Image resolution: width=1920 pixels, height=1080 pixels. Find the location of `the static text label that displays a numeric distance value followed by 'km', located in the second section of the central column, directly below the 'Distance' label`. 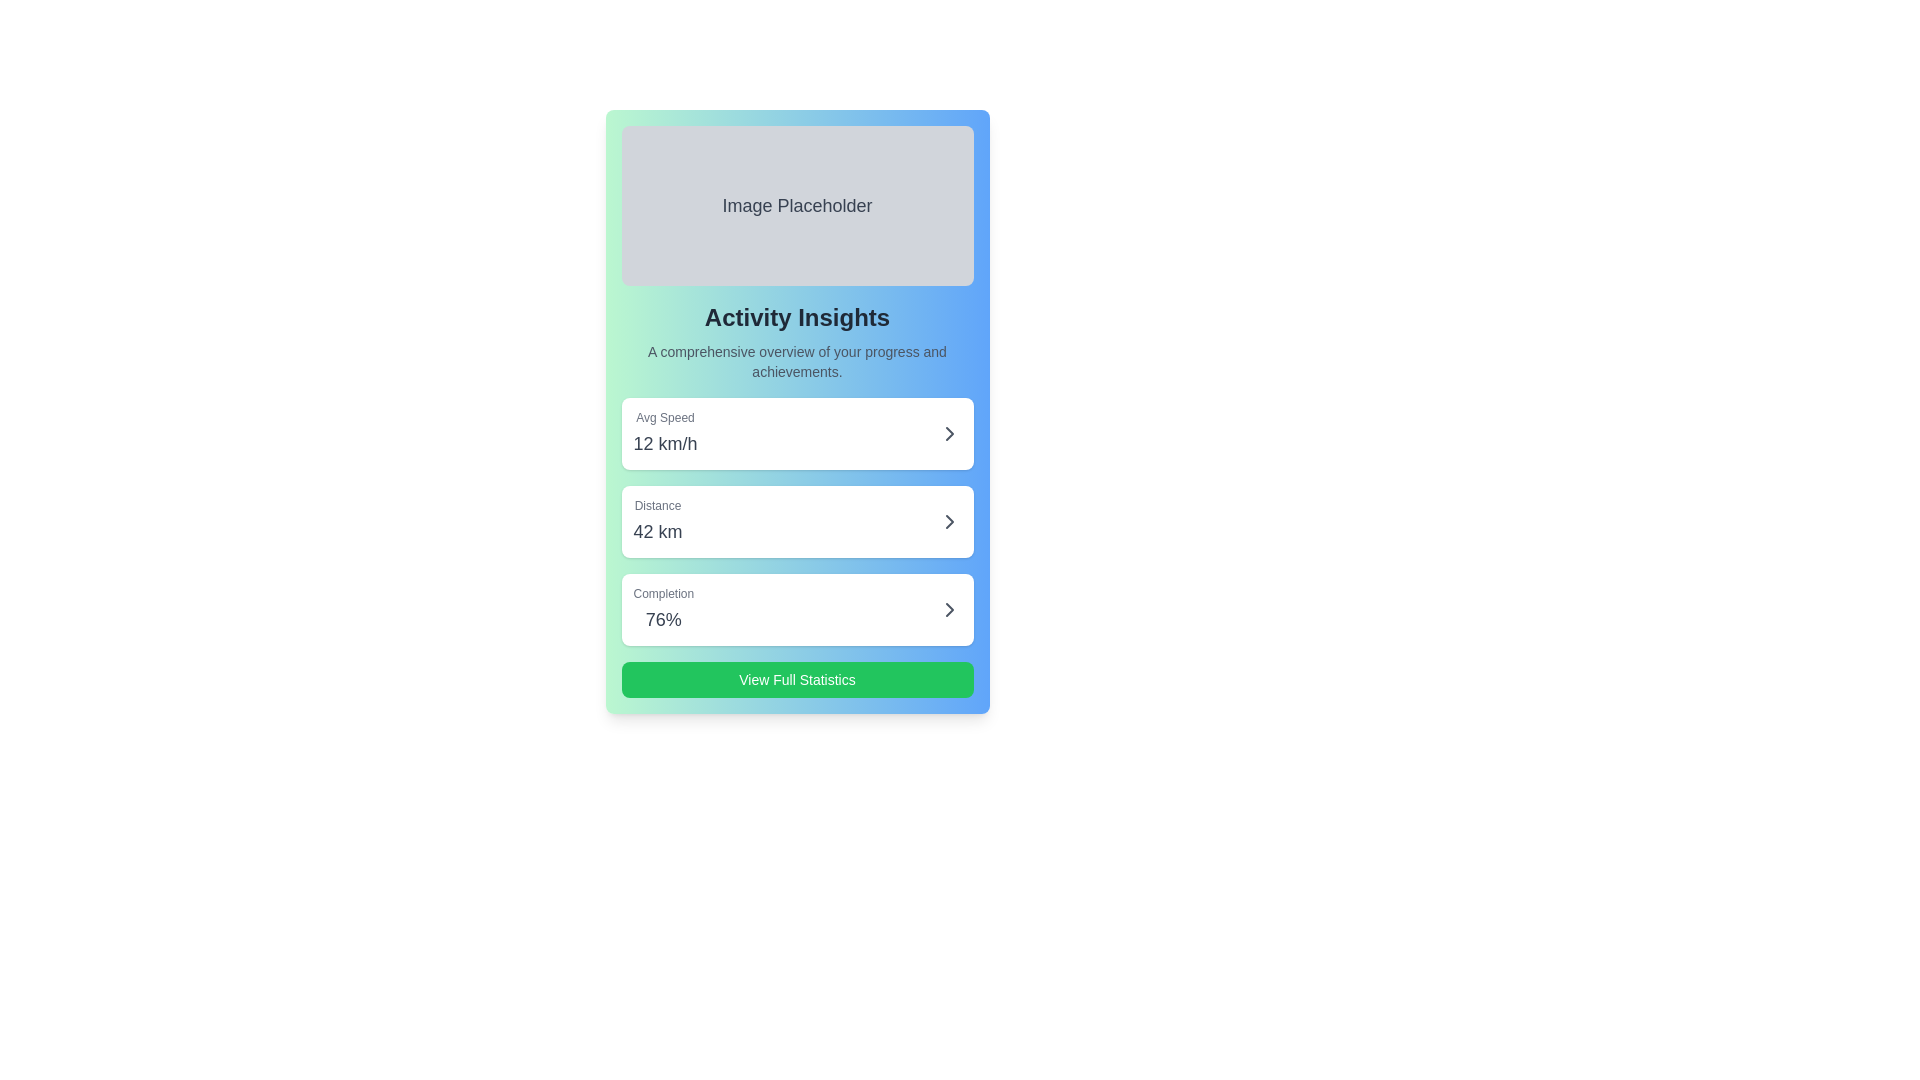

the static text label that displays a numeric distance value followed by 'km', located in the second section of the central column, directly below the 'Distance' label is located at coordinates (657, 531).